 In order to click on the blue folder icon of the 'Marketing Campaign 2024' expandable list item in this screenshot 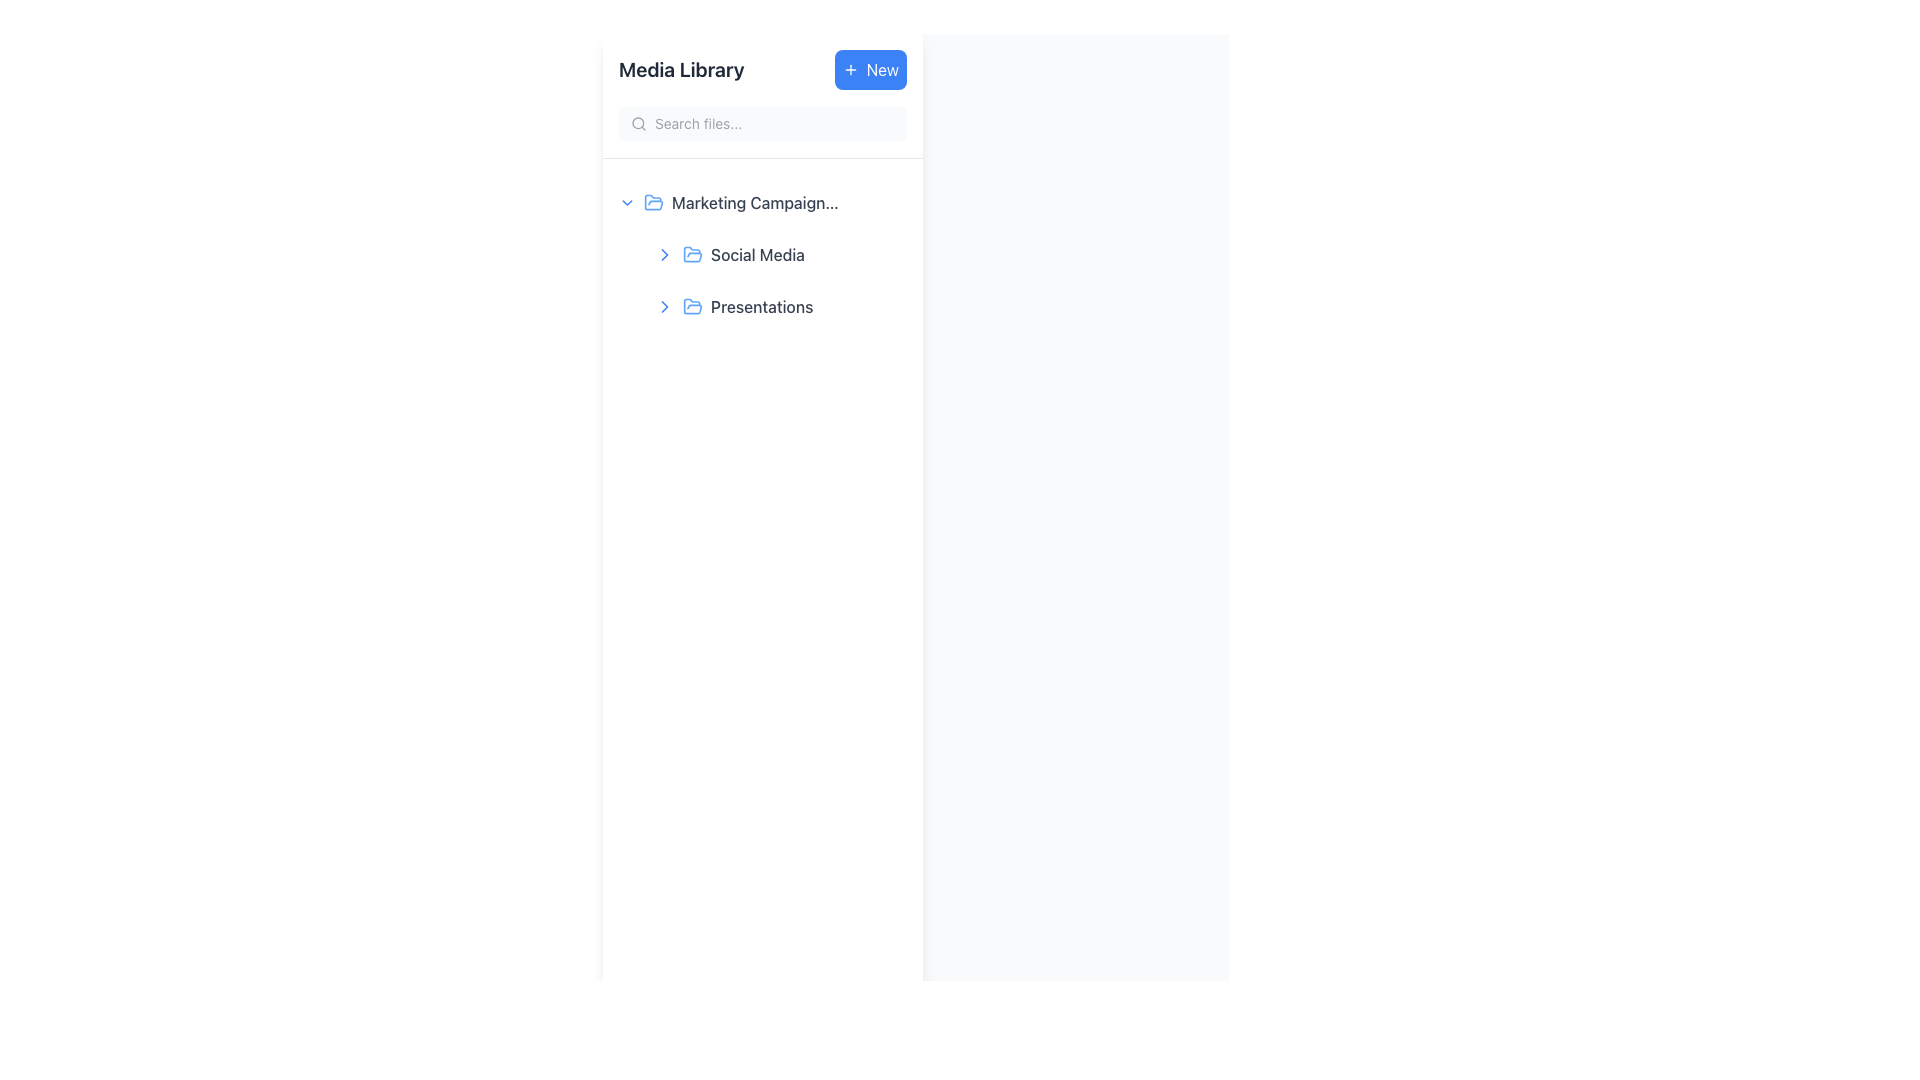, I will do `click(762, 203)`.